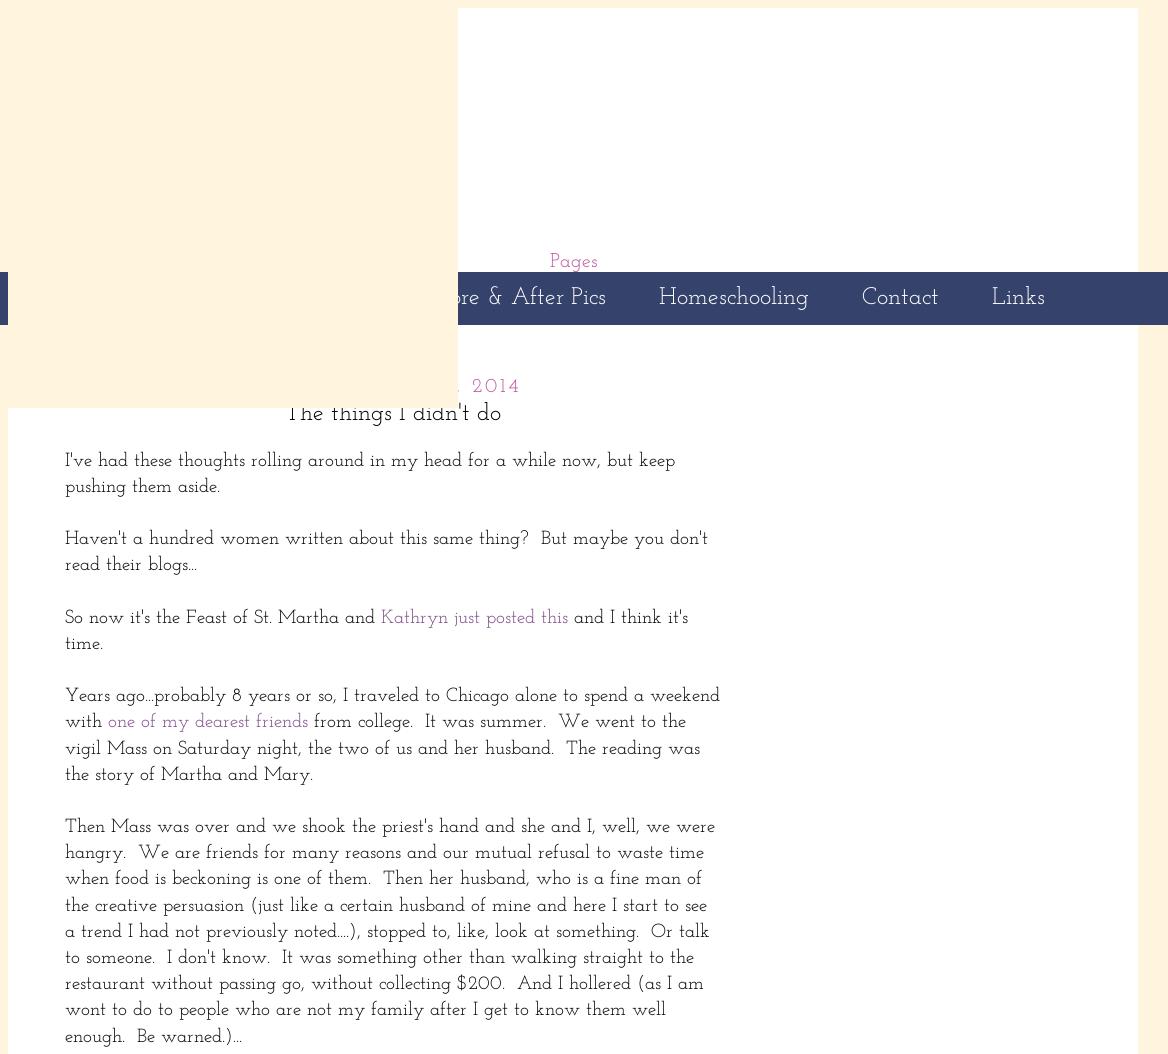 The image size is (1168, 1054). What do you see at coordinates (385, 552) in the screenshot?
I see `'Haven't a hundred women written about this same thing?  But maybe you don't read their blogs...'` at bounding box center [385, 552].